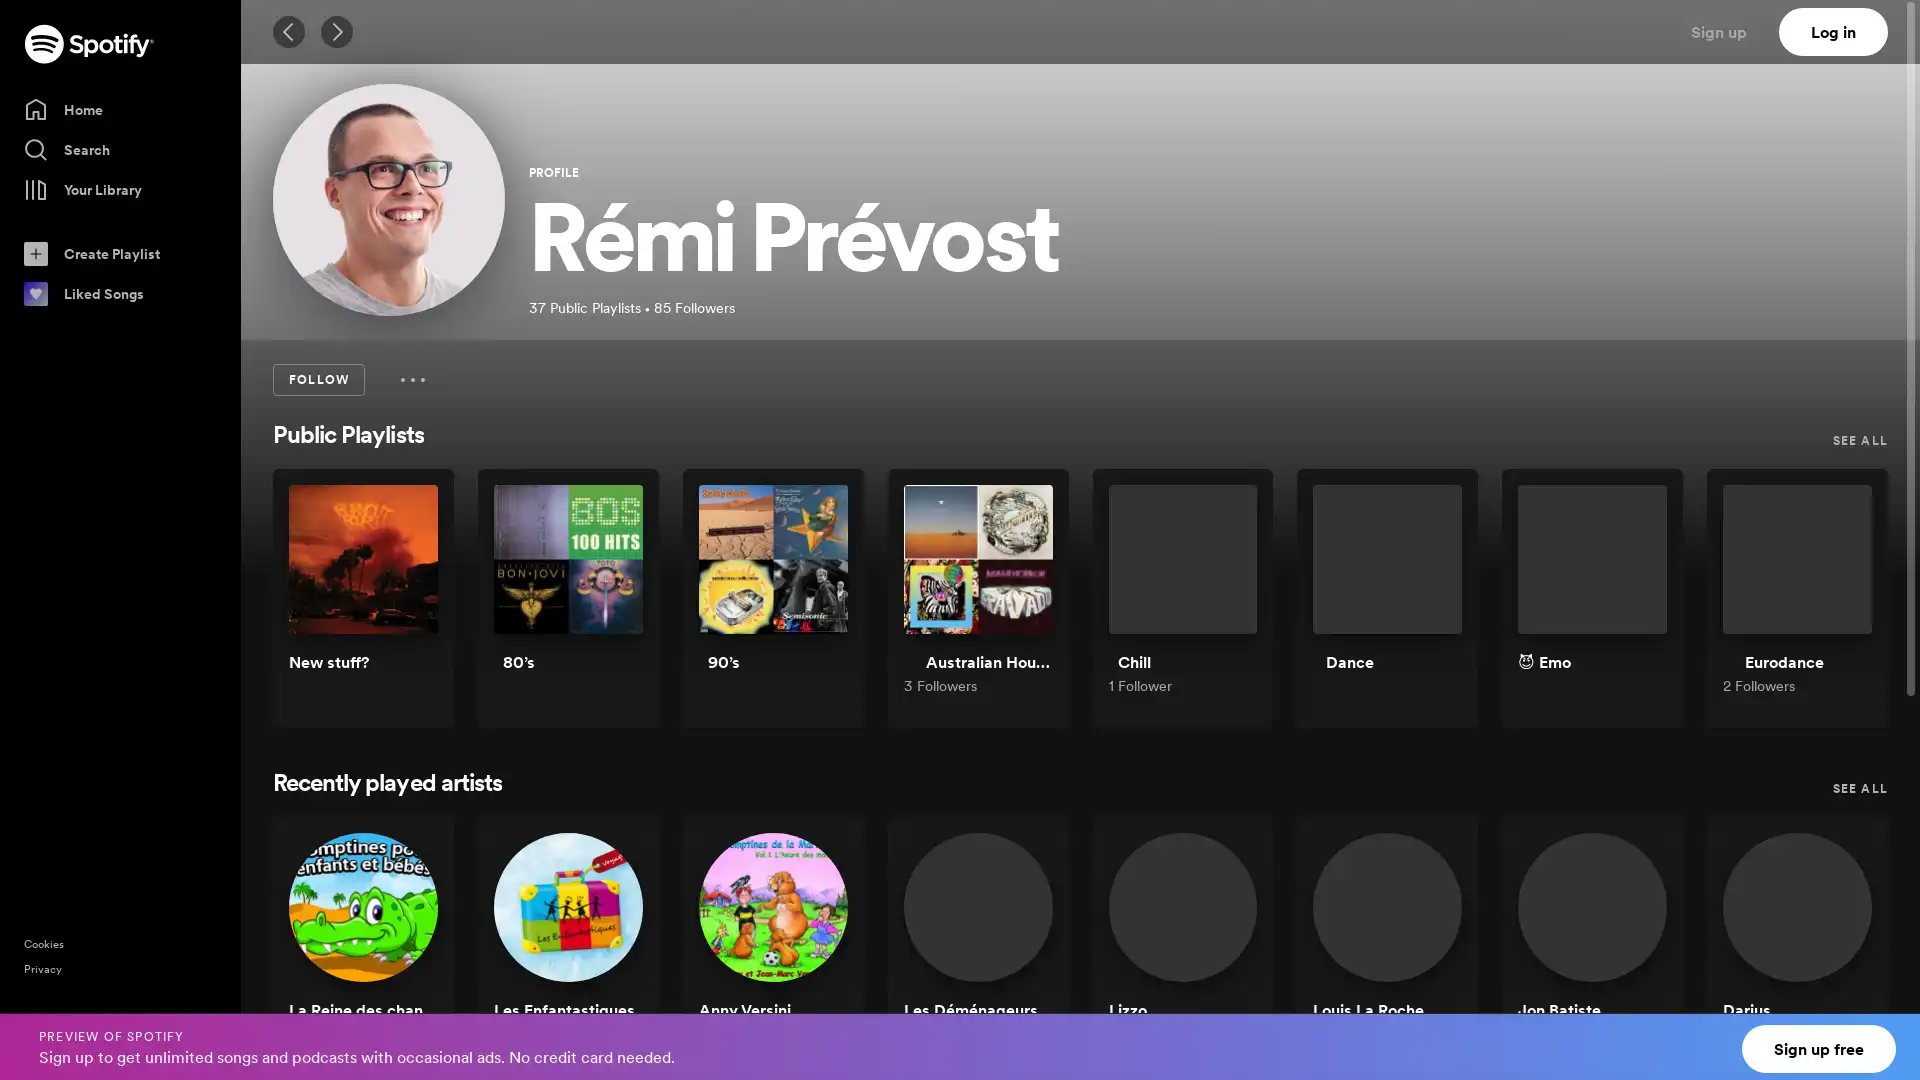  What do you see at coordinates (815, 608) in the screenshot?
I see `Play 90s` at bounding box center [815, 608].